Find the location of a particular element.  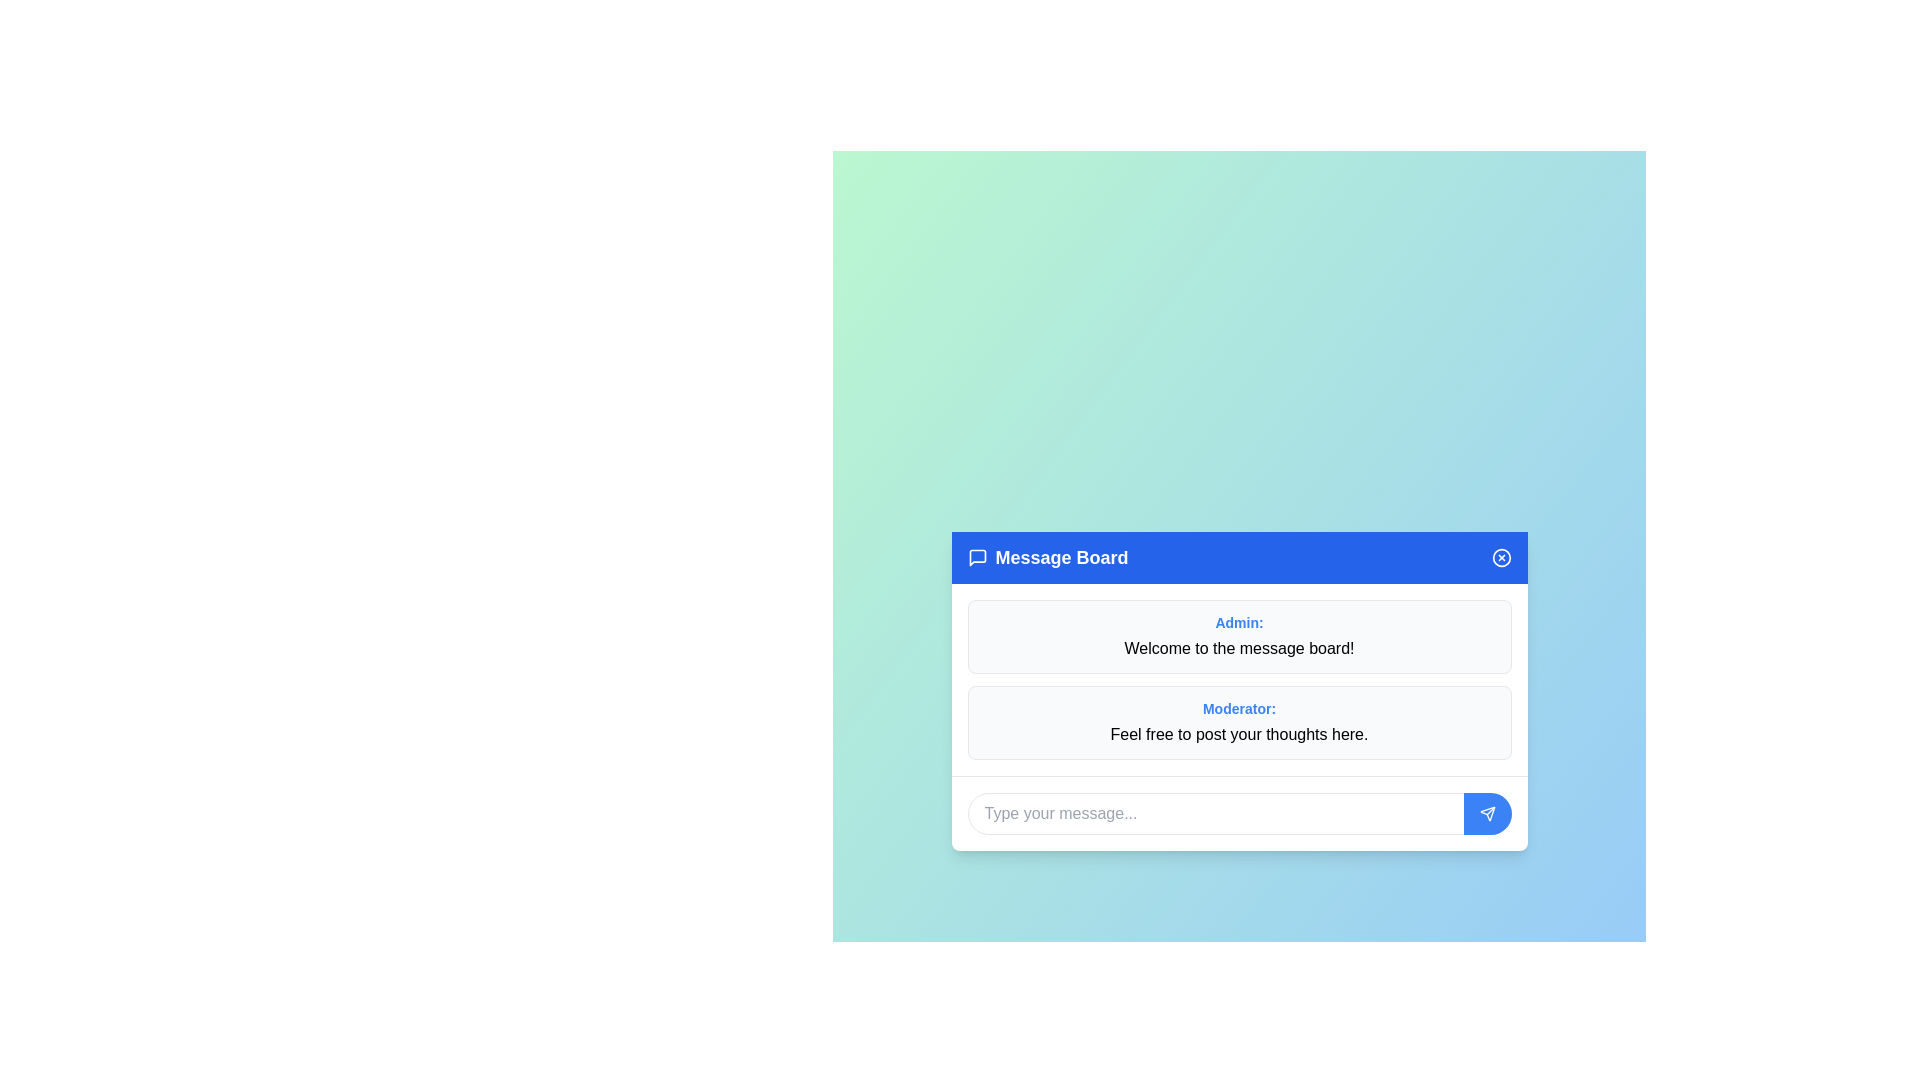

close button to close the dialog is located at coordinates (1501, 557).